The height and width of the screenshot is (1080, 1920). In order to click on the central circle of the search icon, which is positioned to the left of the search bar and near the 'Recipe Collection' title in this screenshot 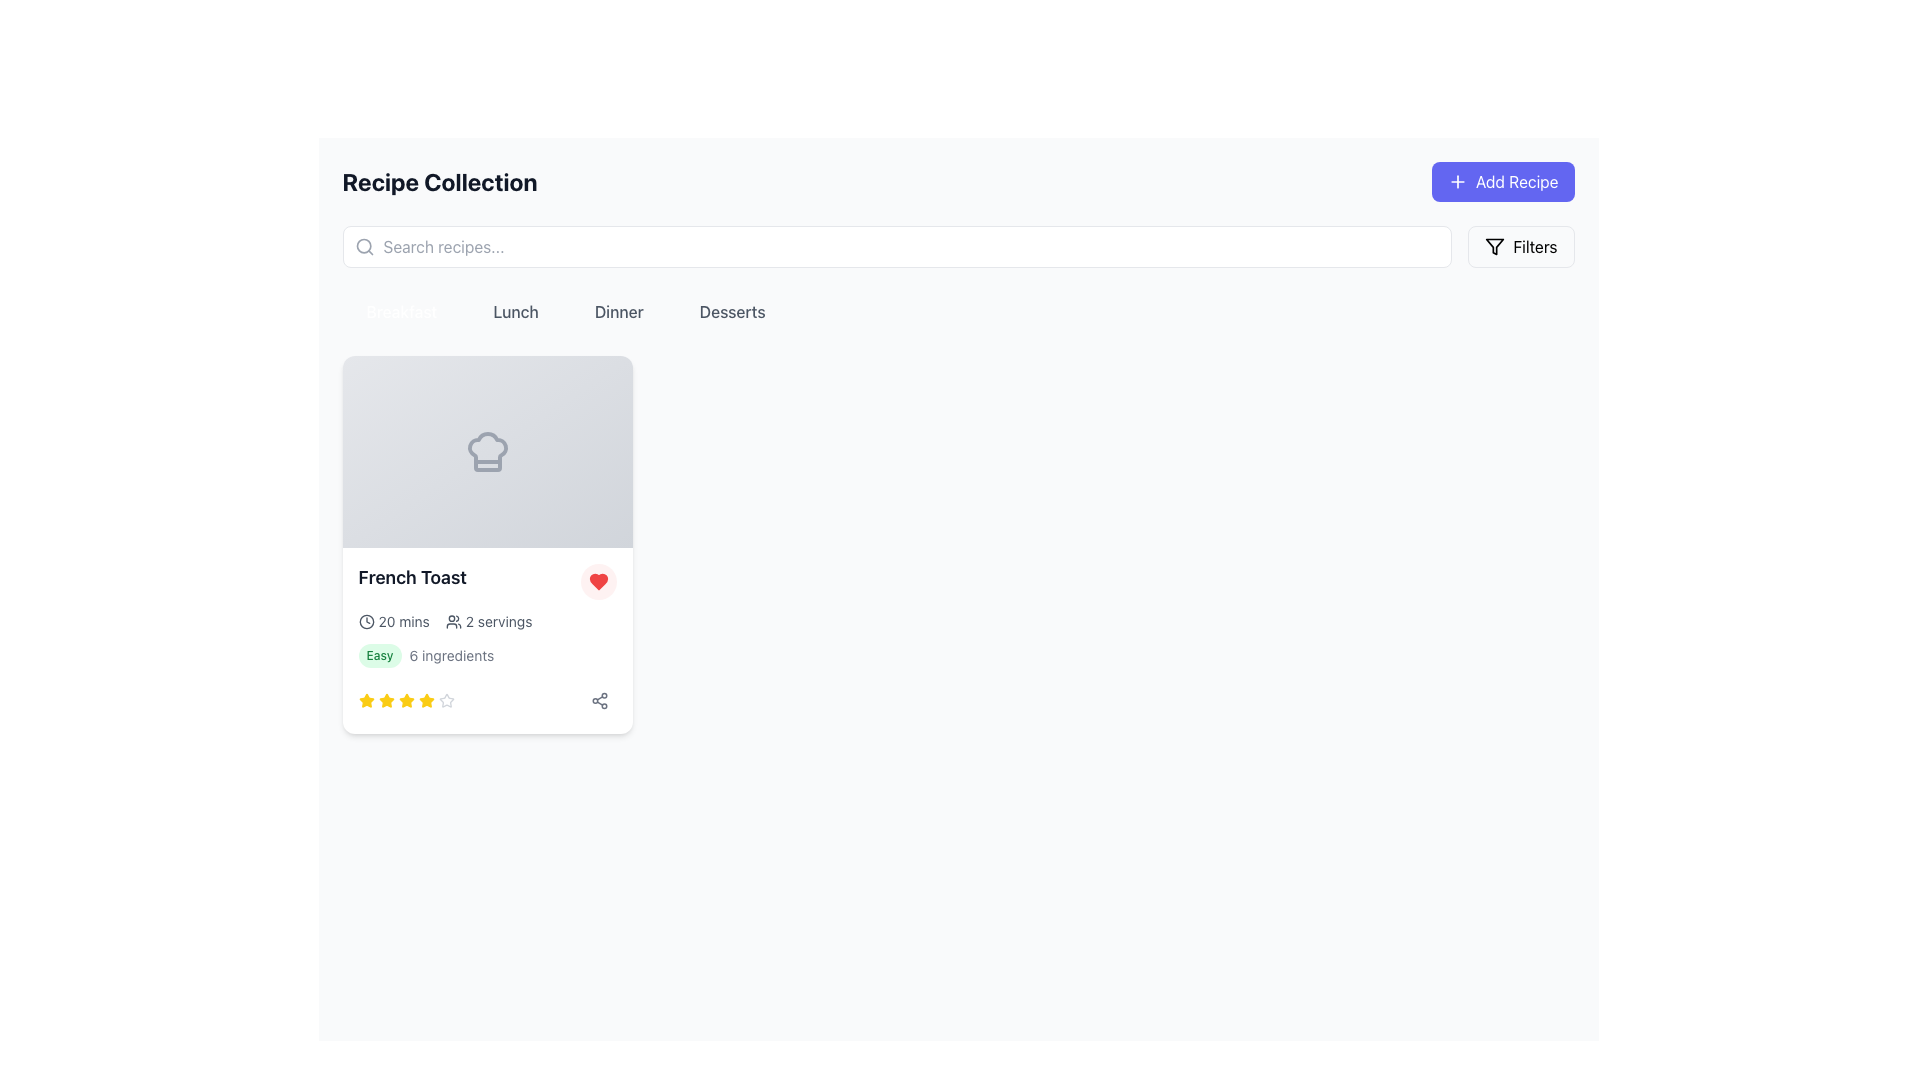, I will do `click(363, 245)`.